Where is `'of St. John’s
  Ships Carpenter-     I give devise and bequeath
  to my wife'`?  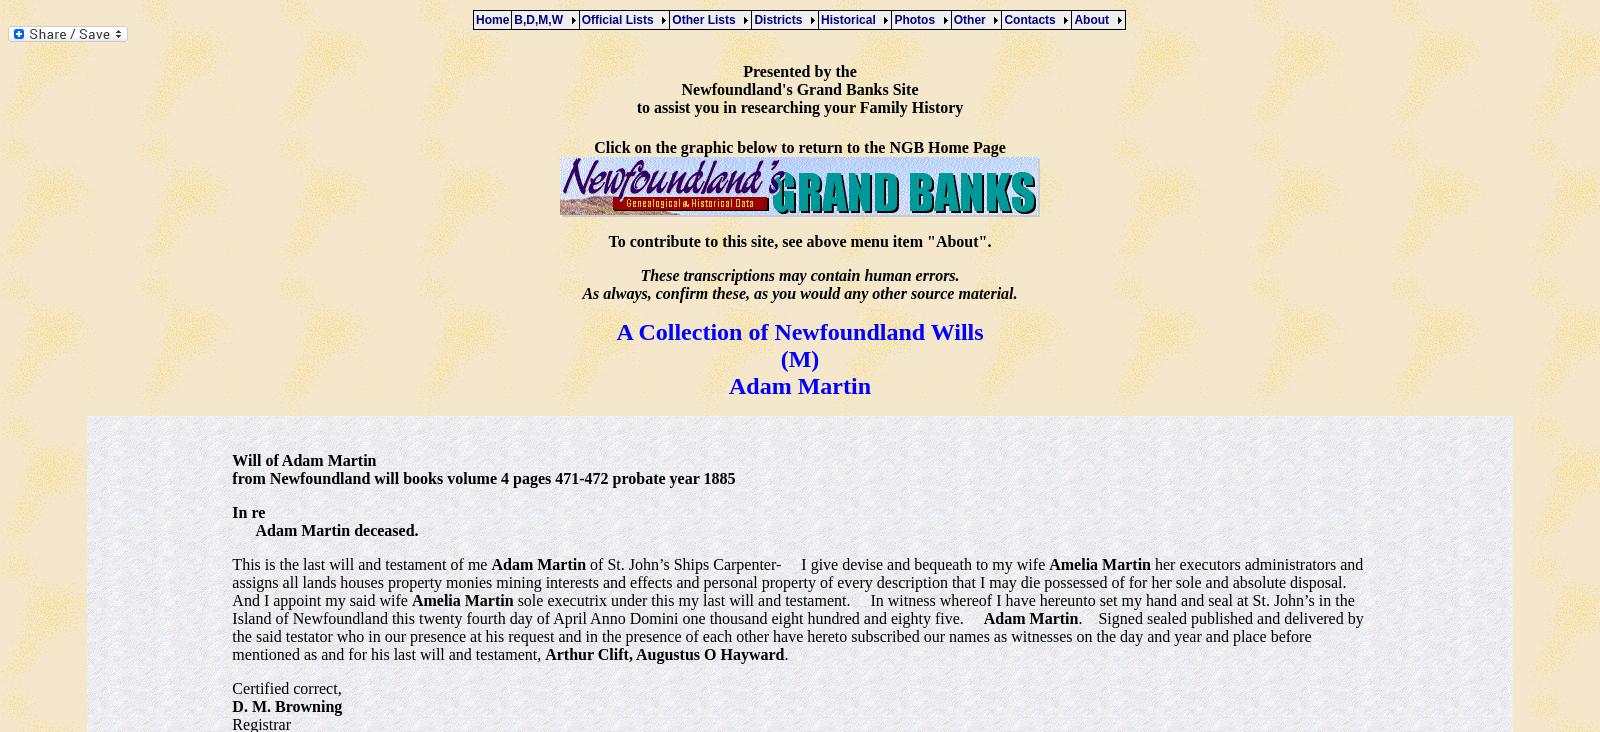 'of St. John’s
  Ships Carpenter-     I give devise and bequeath
  to my wife' is located at coordinates (816, 562).